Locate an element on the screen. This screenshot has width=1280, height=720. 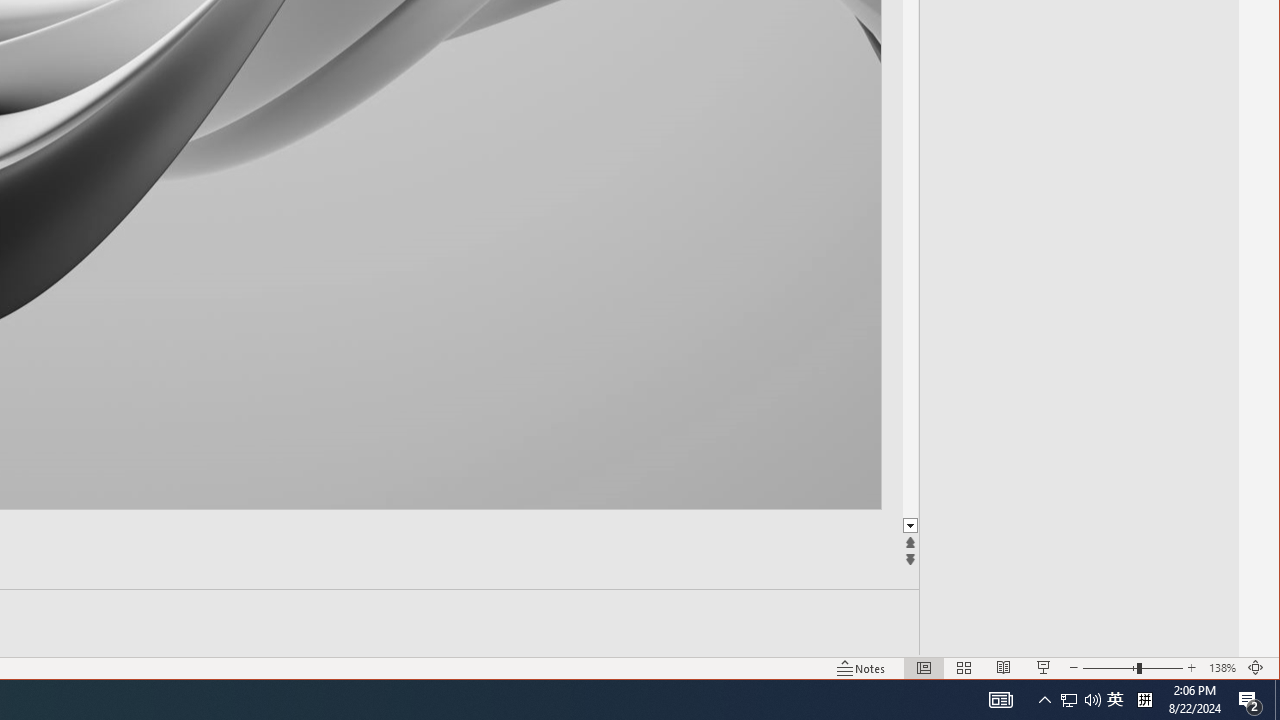
'Action Center, 2 new notifications' is located at coordinates (1250, 698).